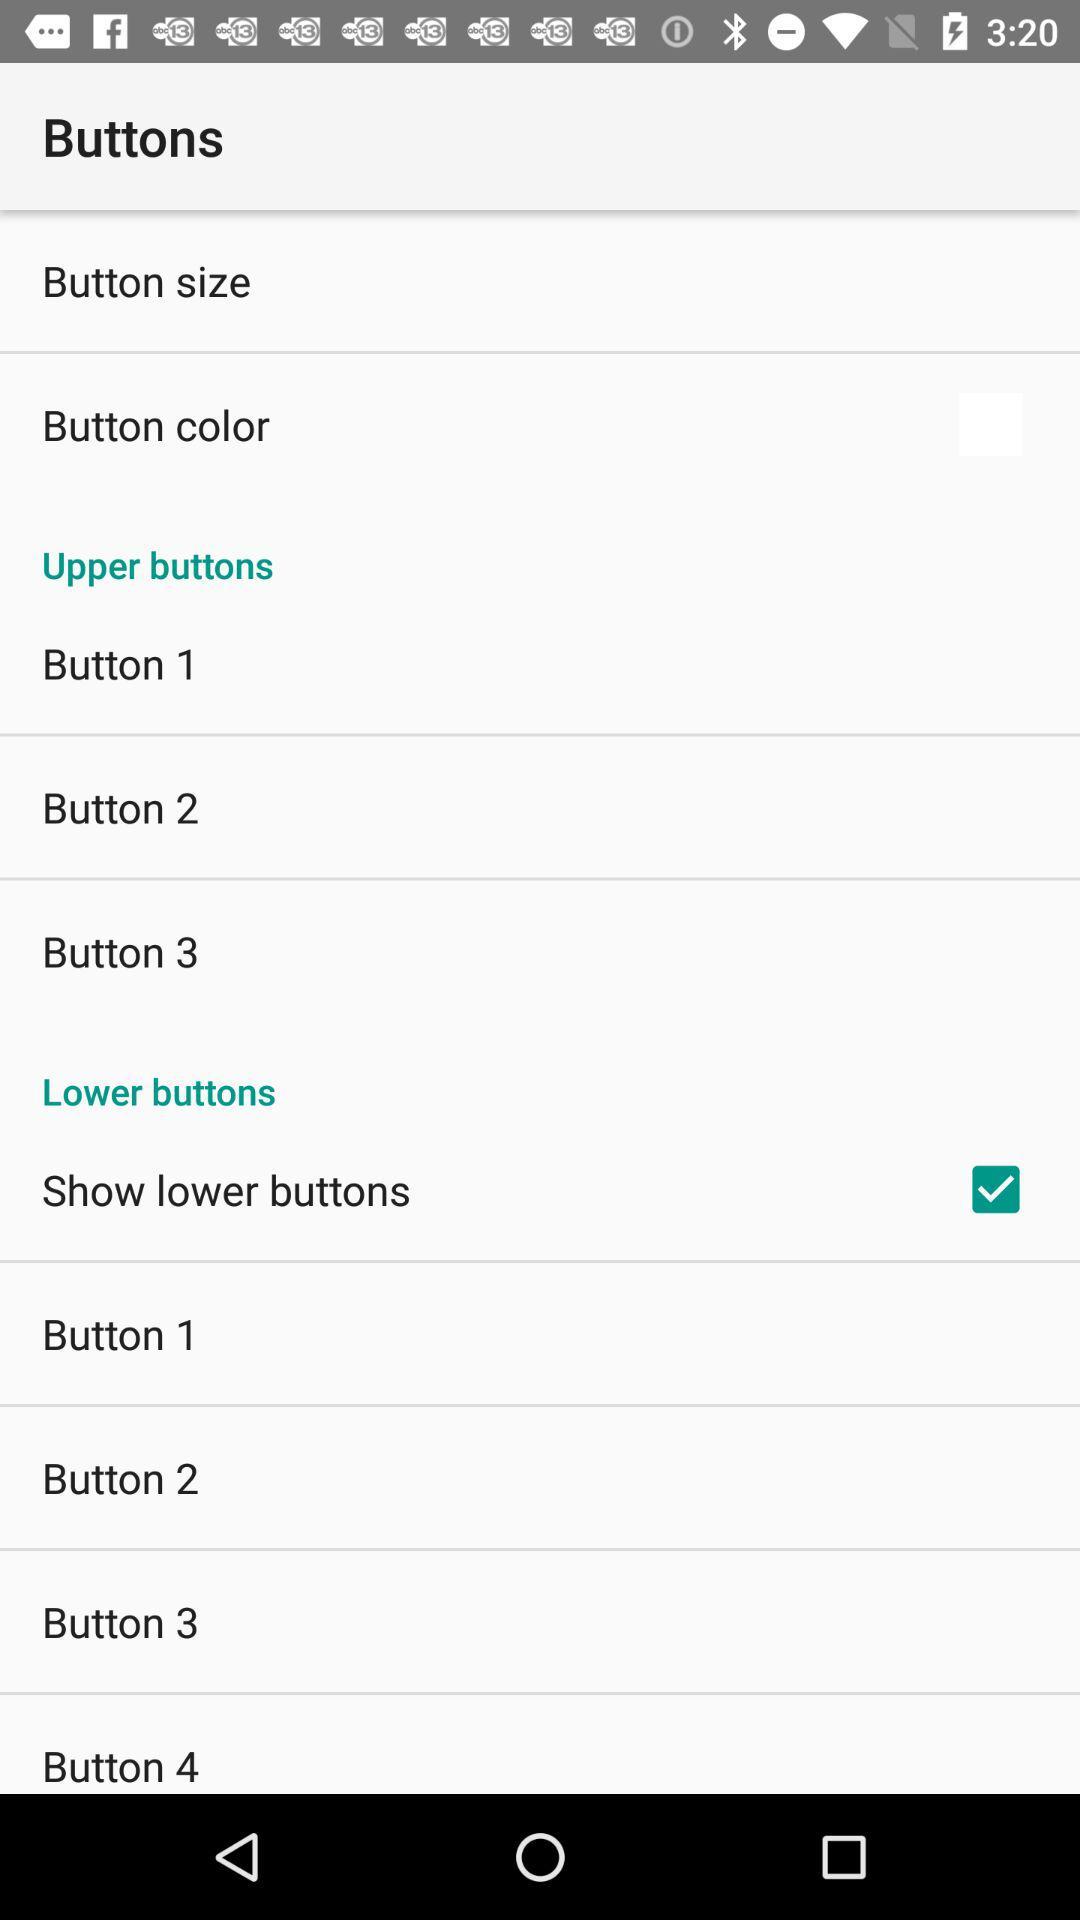 The image size is (1080, 1920). I want to click on upper buttons item, so click(540, 543).